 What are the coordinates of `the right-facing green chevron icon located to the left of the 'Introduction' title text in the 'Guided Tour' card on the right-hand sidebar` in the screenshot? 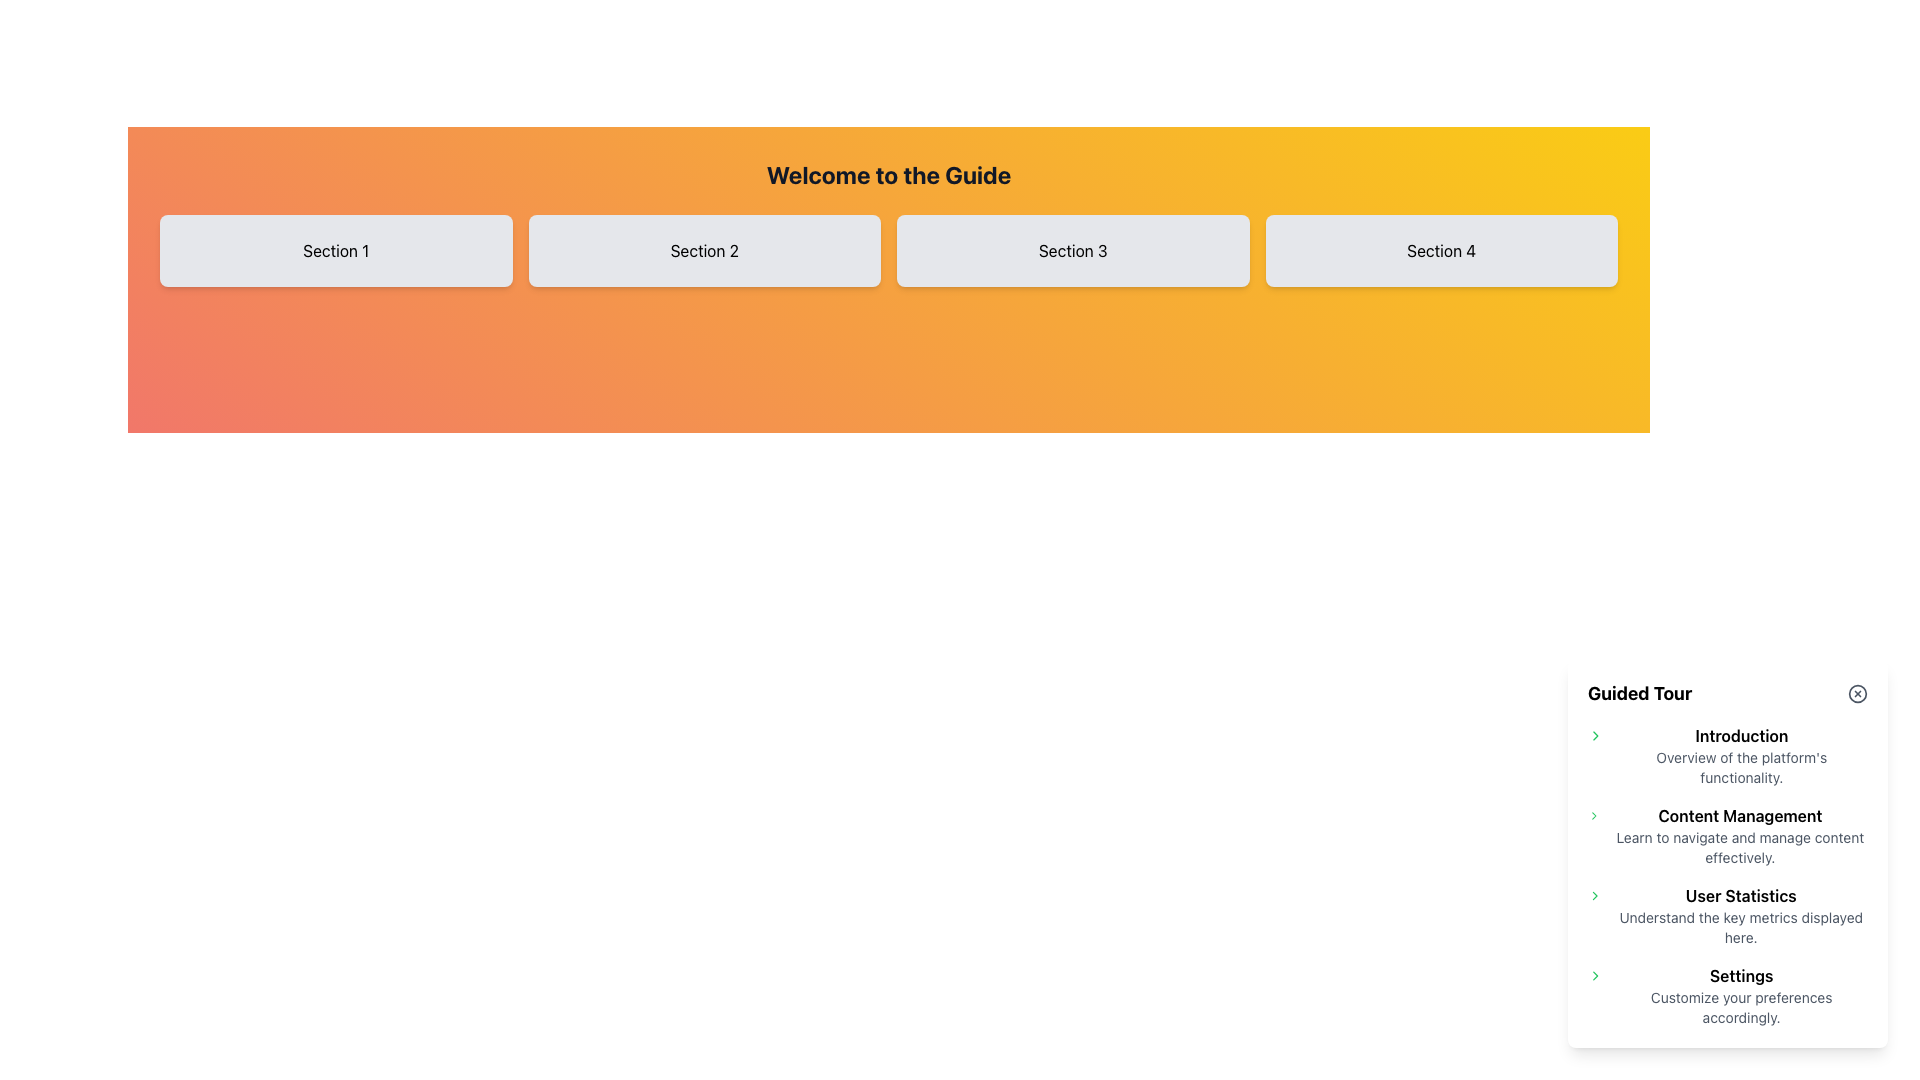 It's located at (1594, 736).